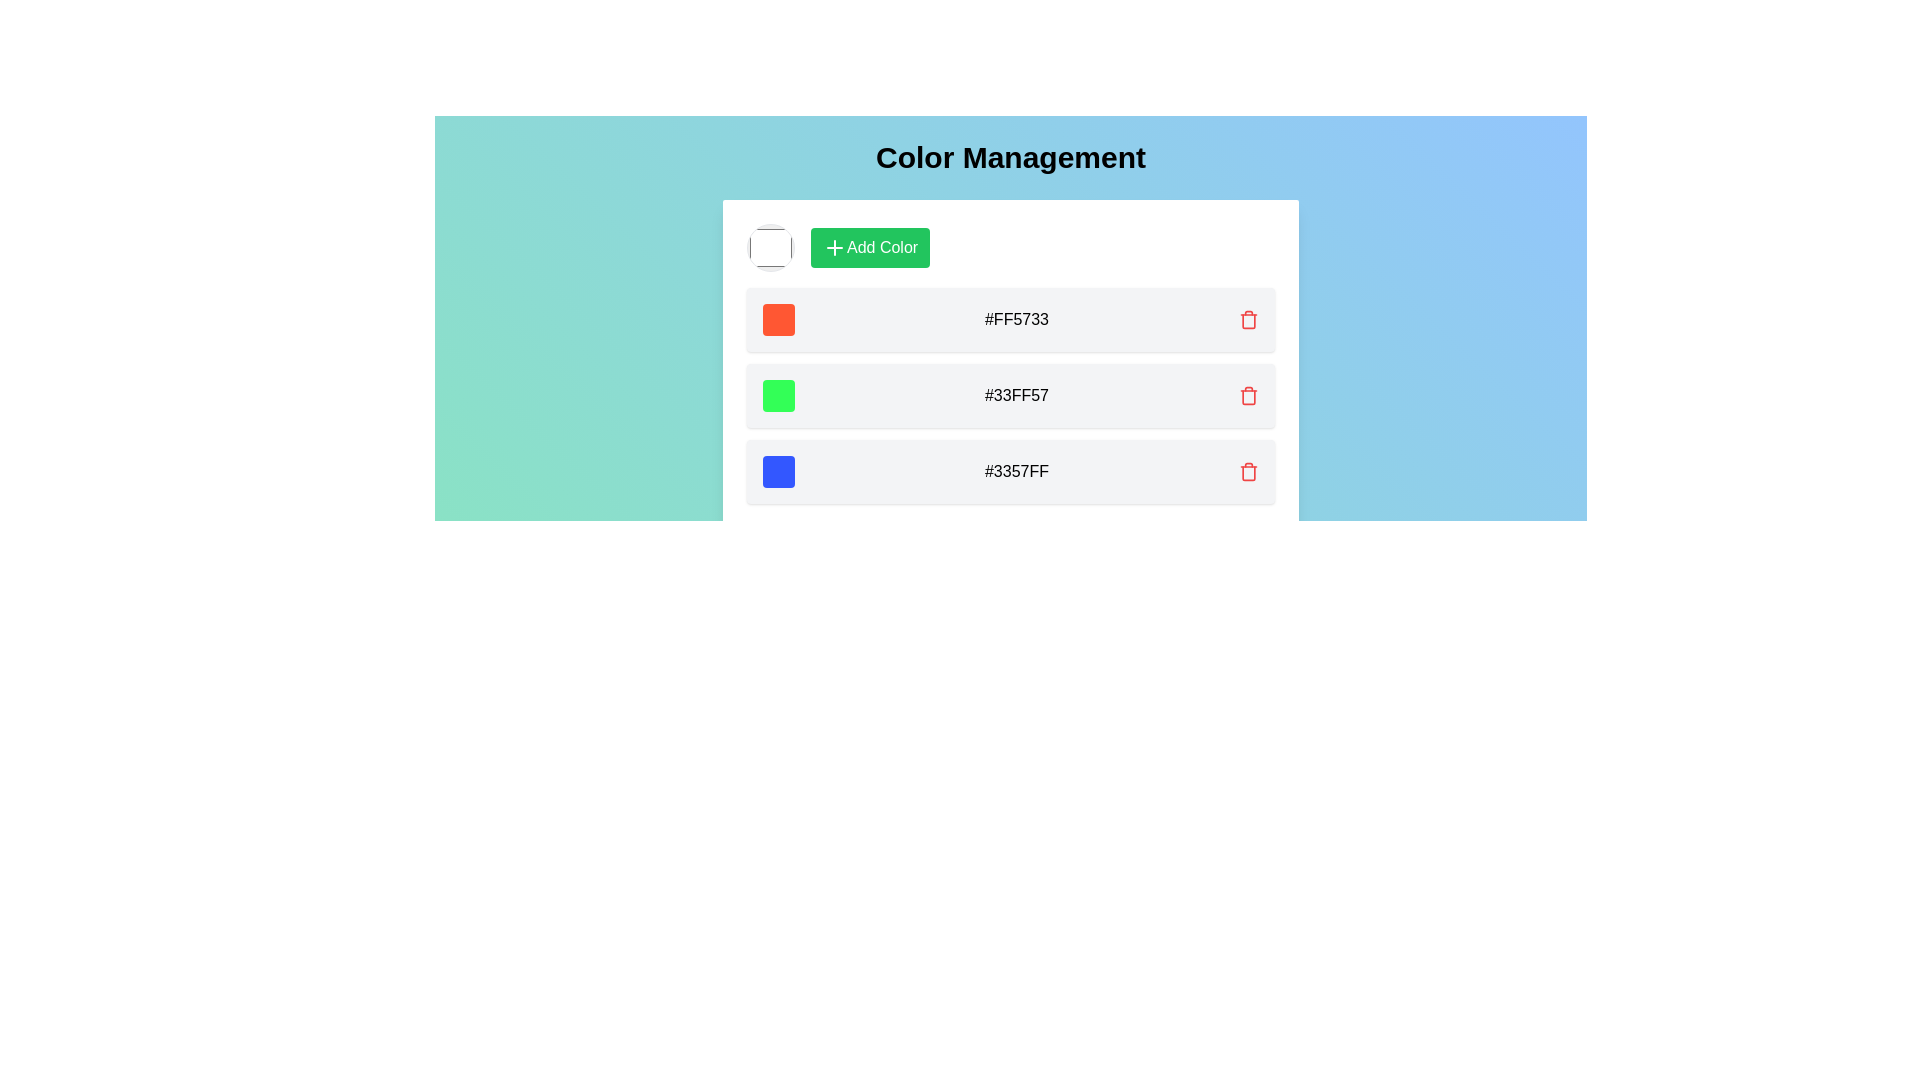 This screenshot has width=1920, height=1080. I want to click on a color using the circular color picker located in the horizontally arranged group in the 'Color Management' panel, so click(1011, 246).